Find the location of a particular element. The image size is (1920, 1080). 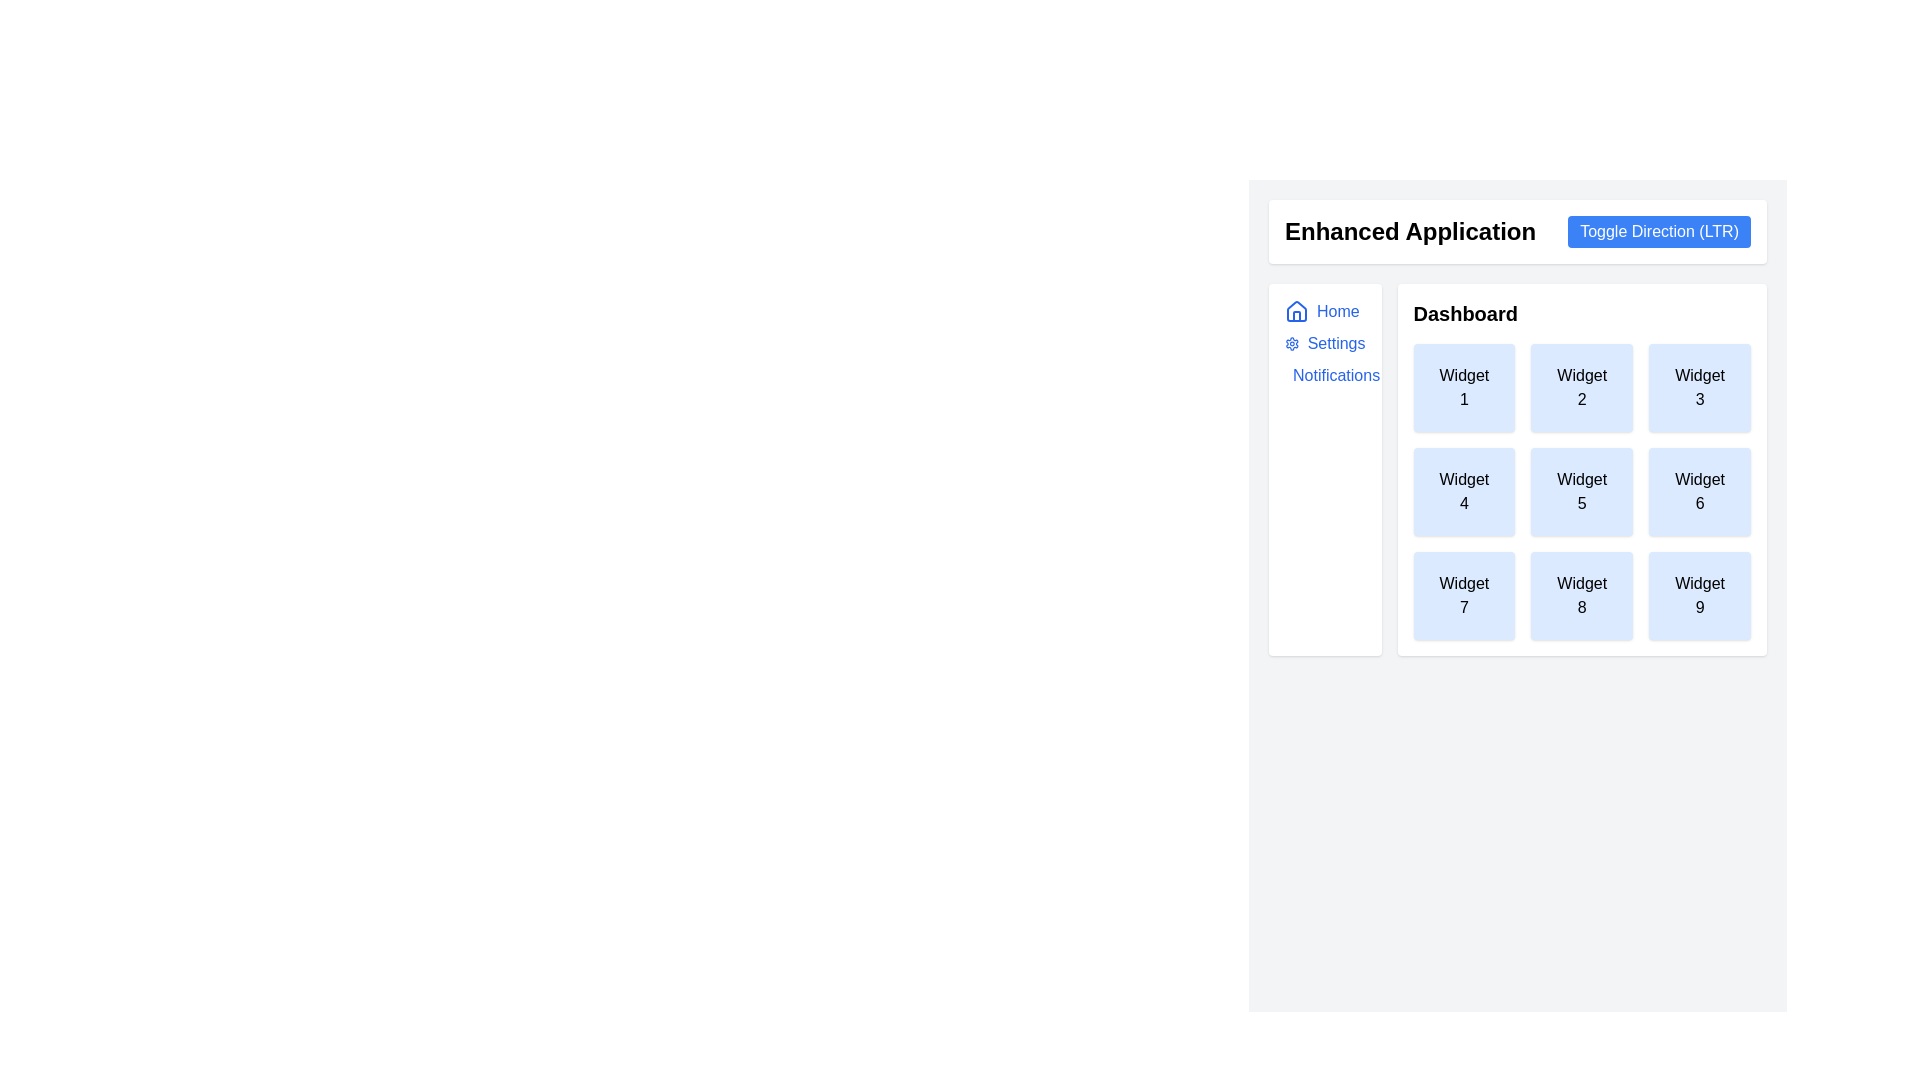

the doorway of the house icon located in the navigation menu on the left side of the interface, which is positioned at the center of the house icon next to the 'Home' label is located at coordinates (1296, 315).